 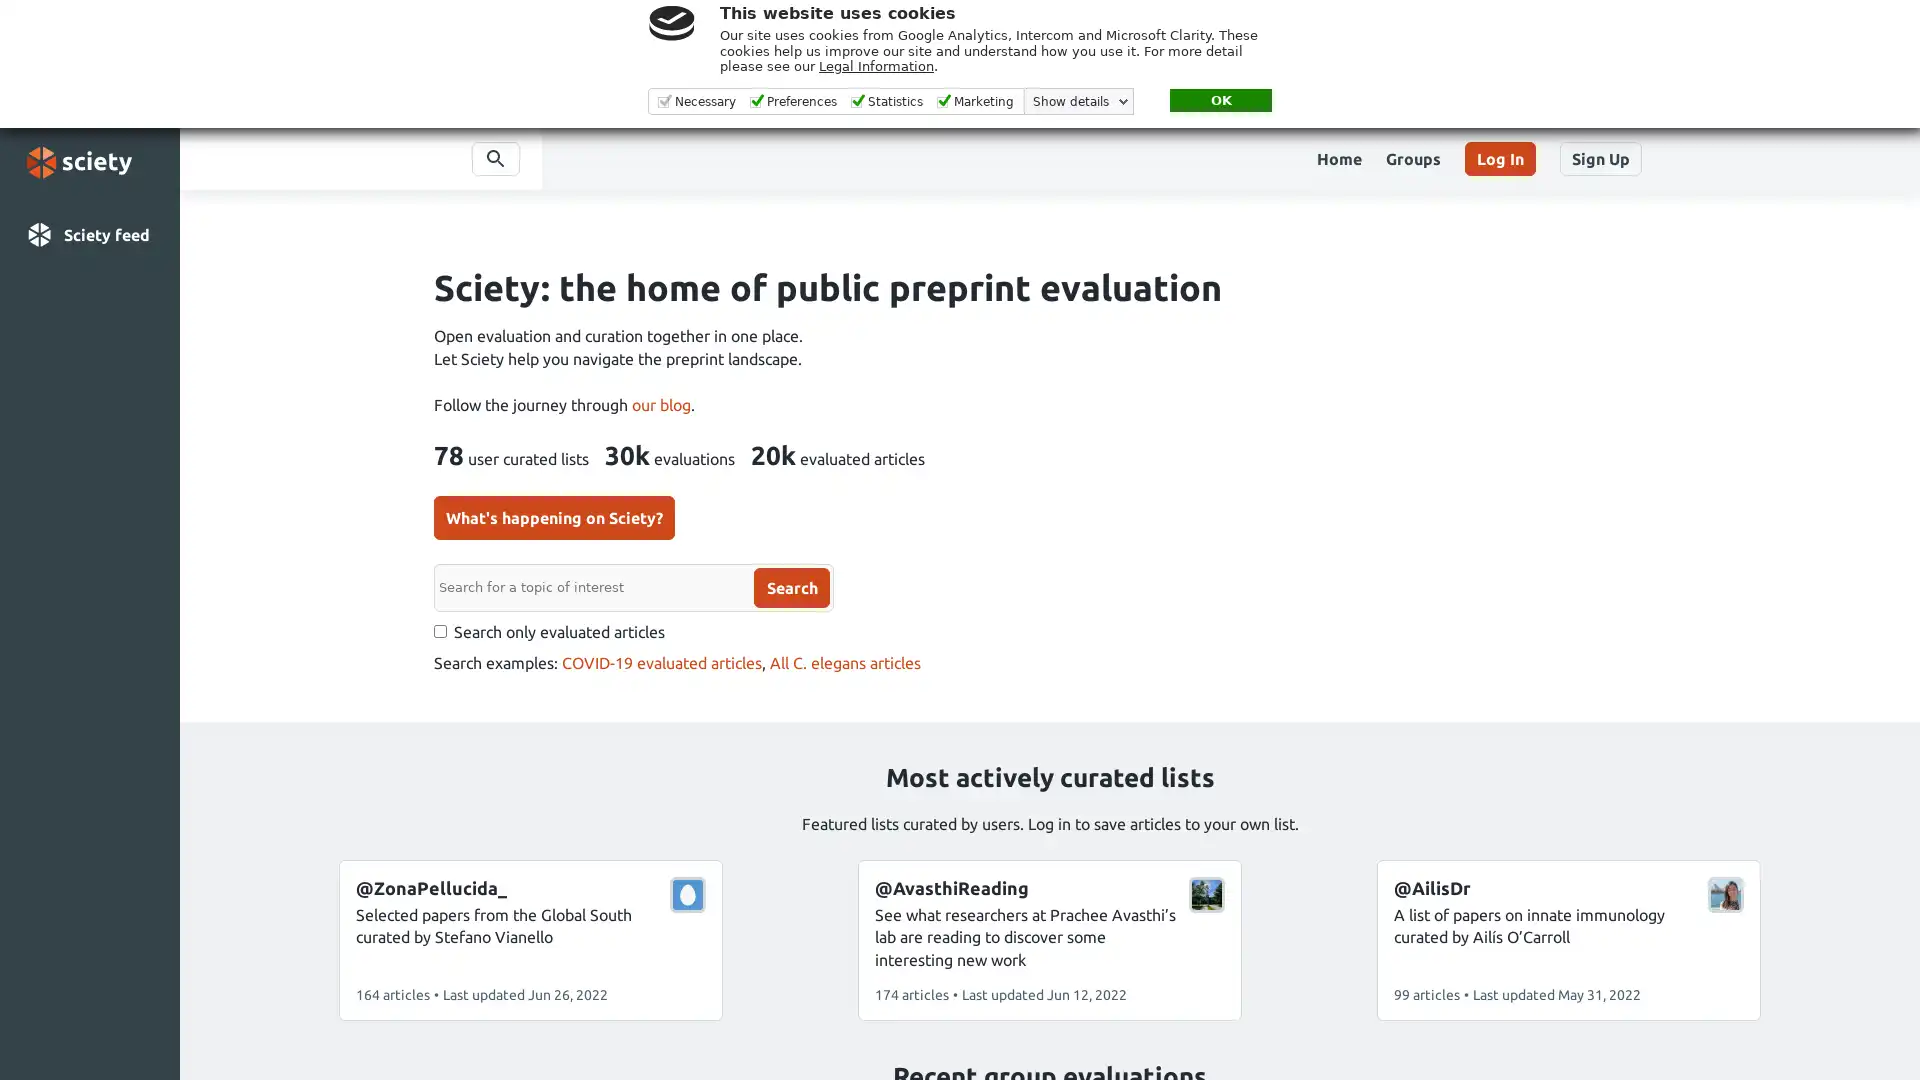 What do you see at coordinates (663, 585) in the screenshot?
I see `Search` at bounding box center [663, 585].